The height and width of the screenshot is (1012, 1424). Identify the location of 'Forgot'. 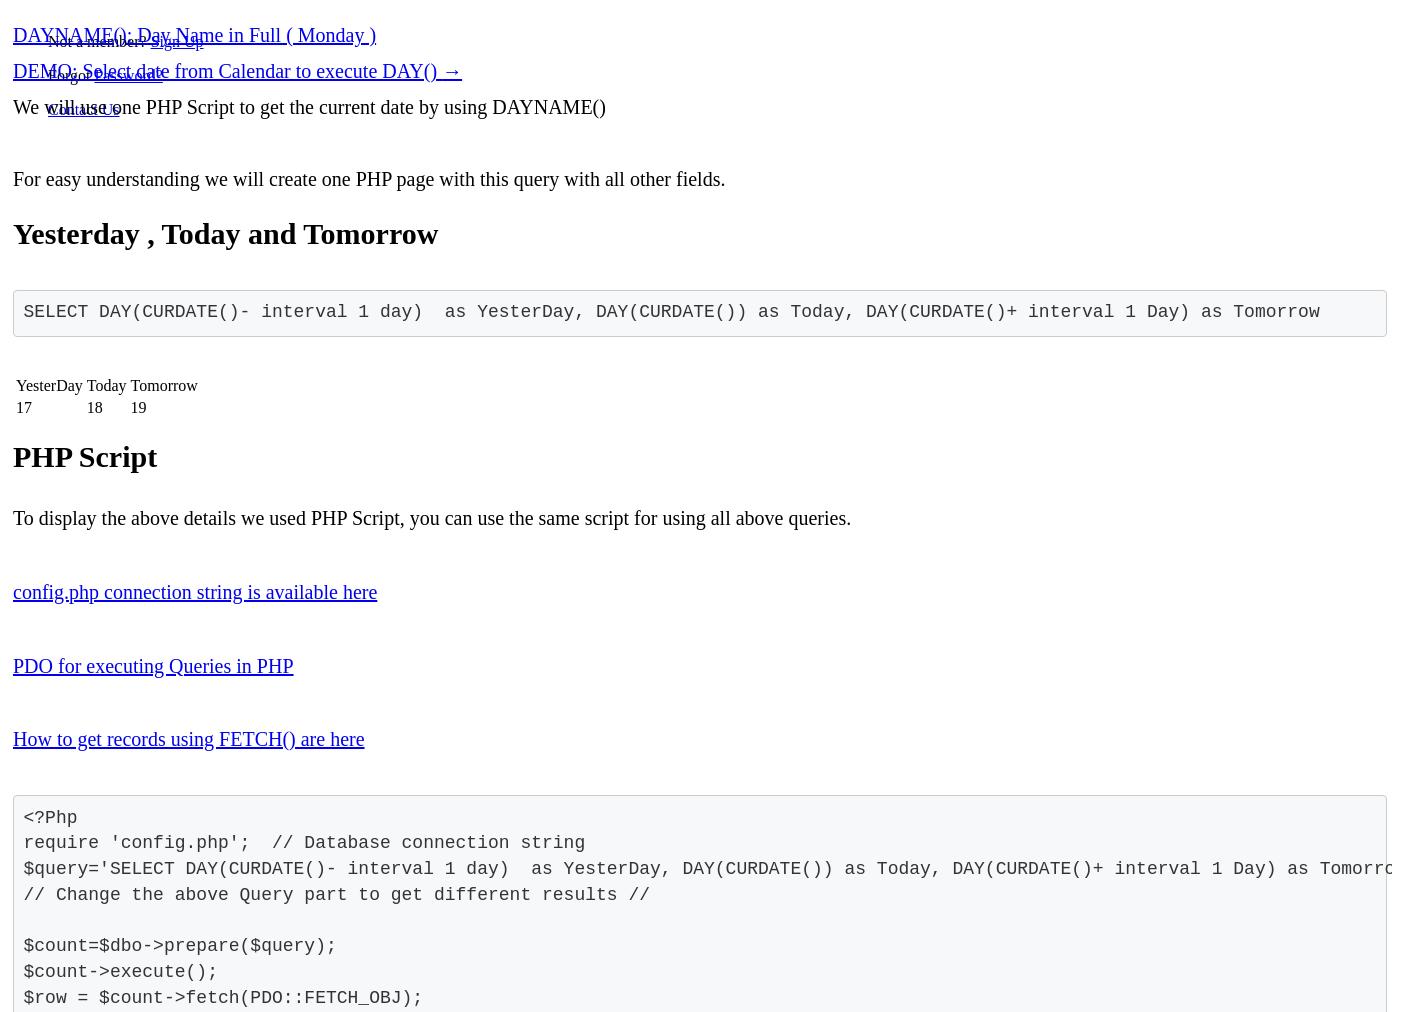
(71, 74).